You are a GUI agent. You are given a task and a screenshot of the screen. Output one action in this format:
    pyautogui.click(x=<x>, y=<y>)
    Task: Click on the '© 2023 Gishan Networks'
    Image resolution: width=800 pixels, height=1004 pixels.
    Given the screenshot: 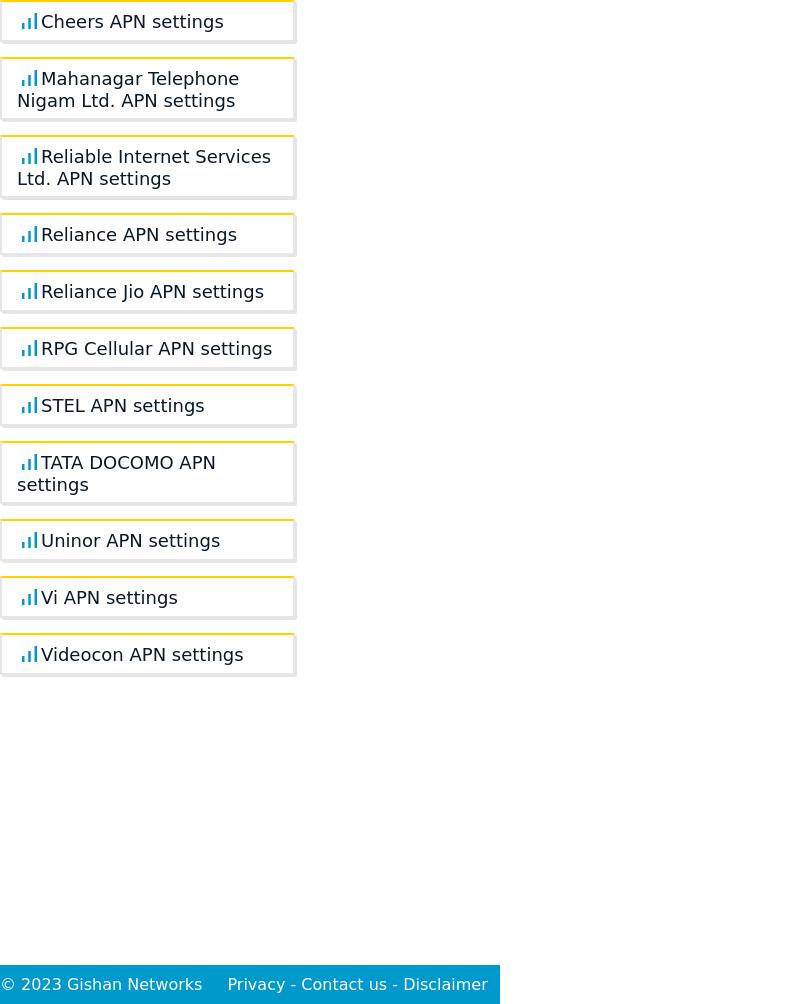 What is the action you would take?
    pyautogui.click(x=0, y=983)
    